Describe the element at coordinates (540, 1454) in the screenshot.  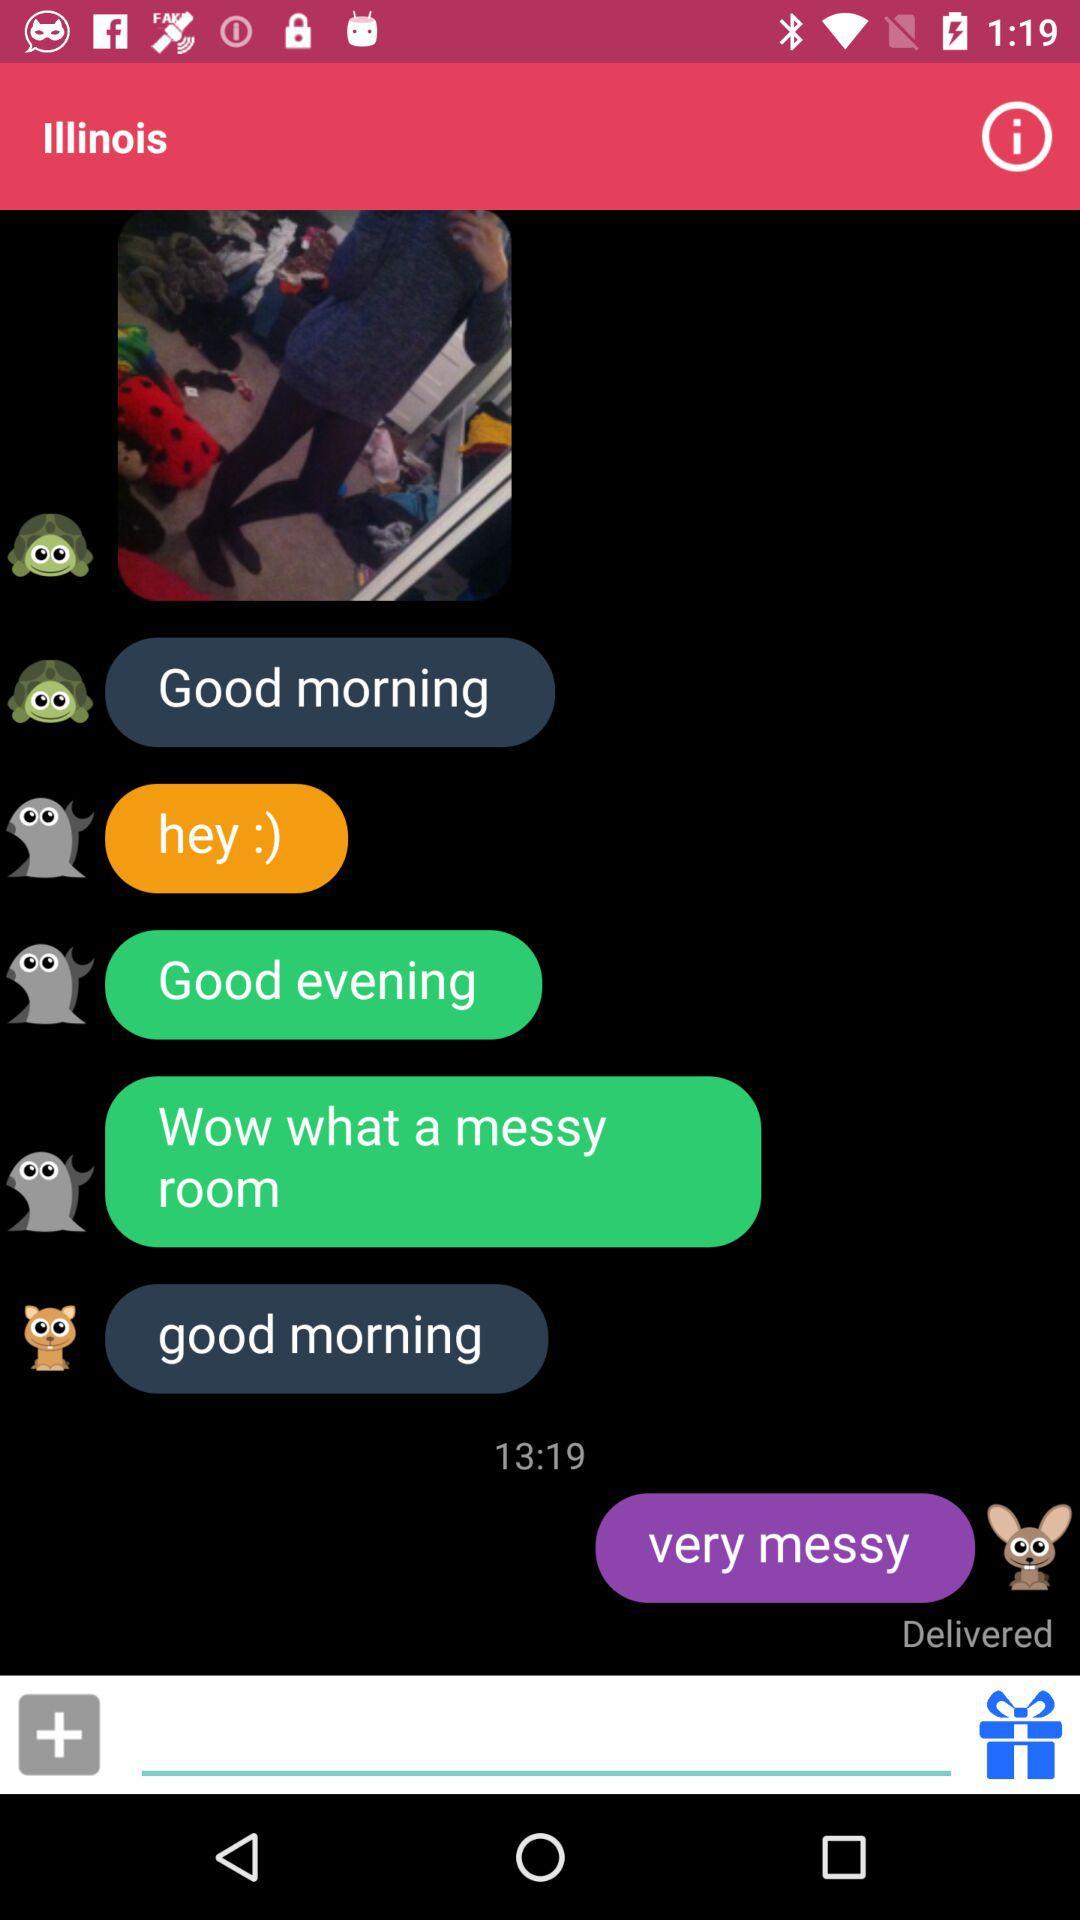
I see `the icon above the very messy  icon` at that location.